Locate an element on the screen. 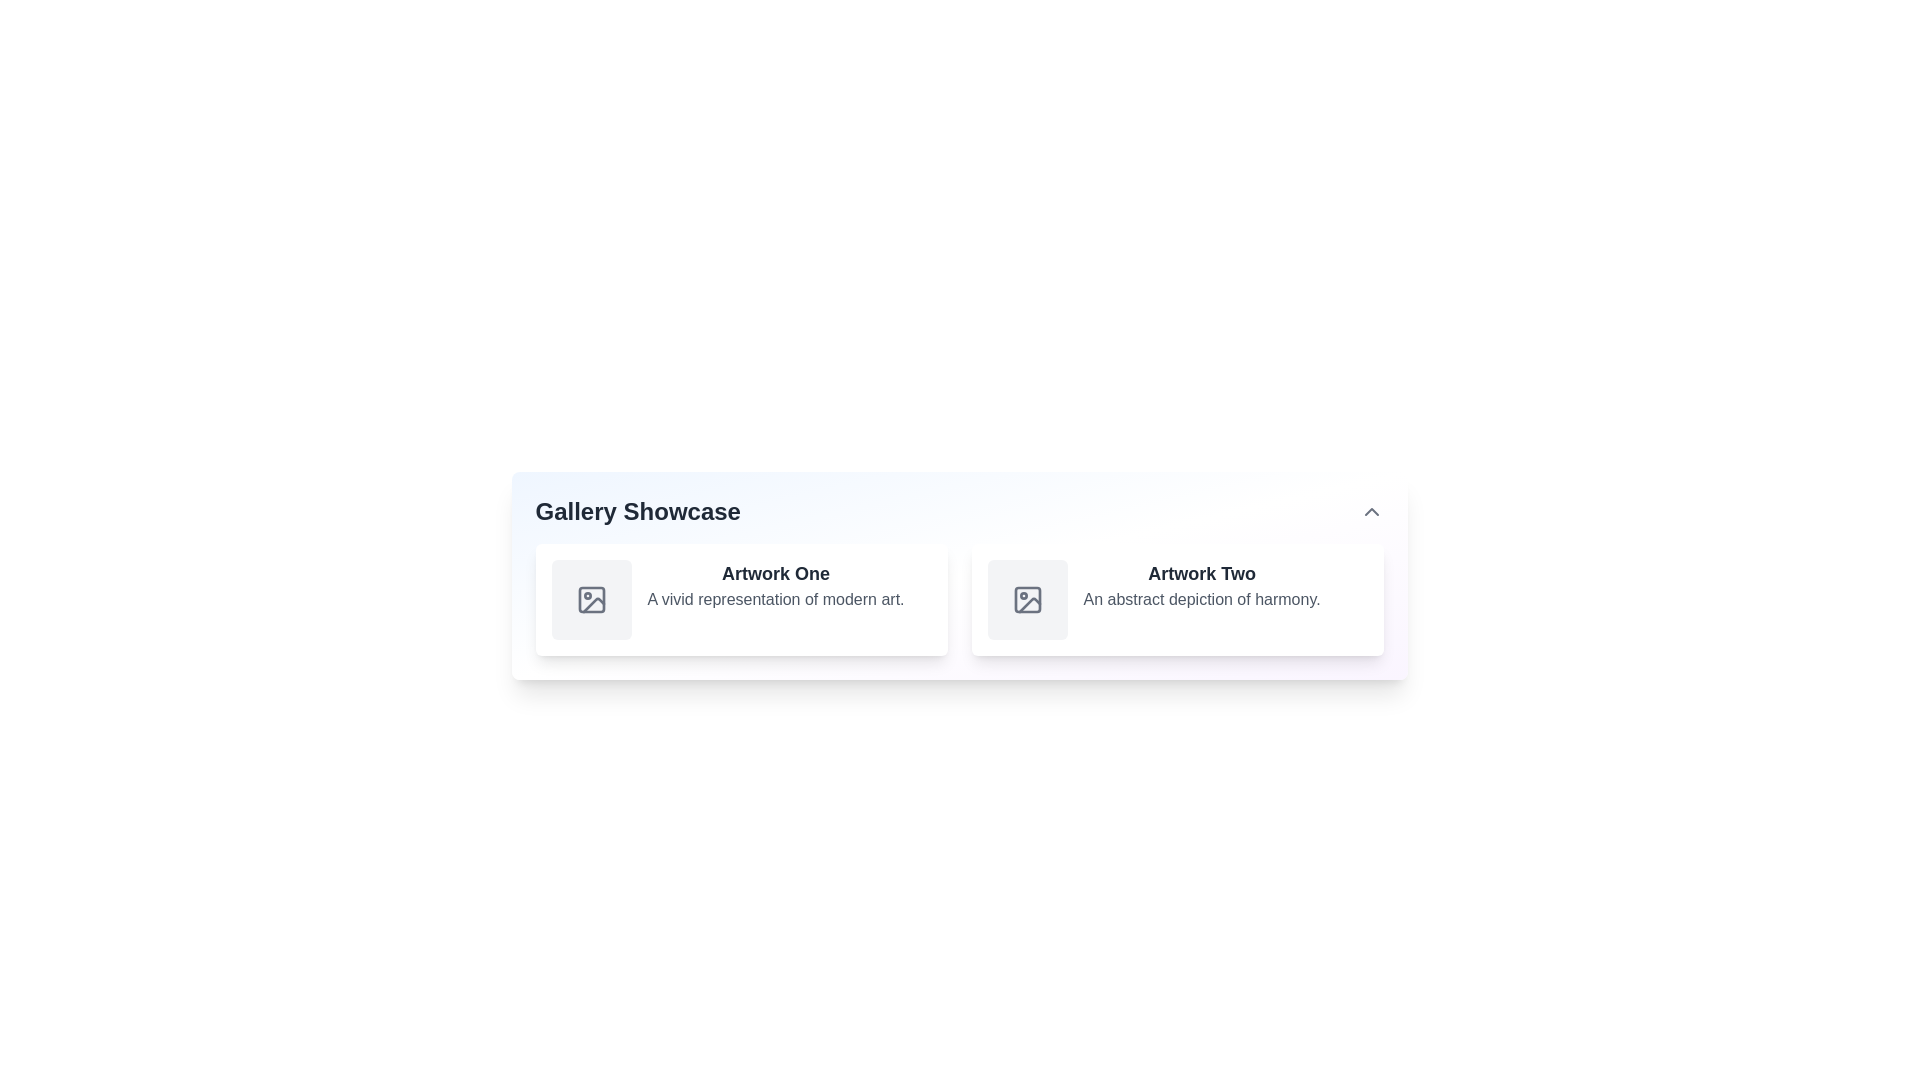 This screenshot has height=1080, width=1920. the gallery section containing two artworks titled 'Artwork One' and 'Artwork Two' is located at coordinates (958, 599).